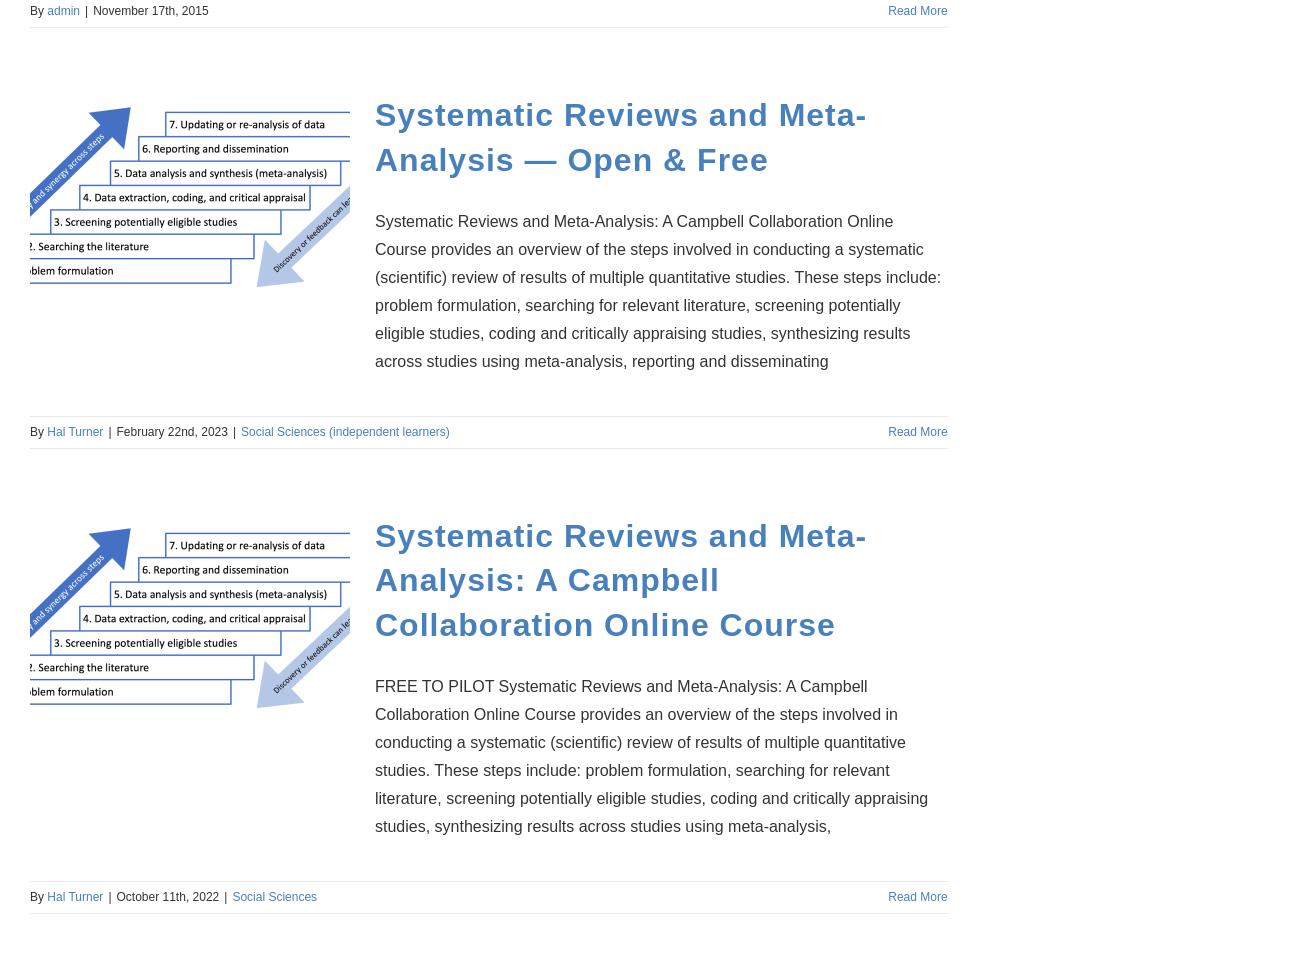 This screenshot has width=1300, height=972. What do you see at coordinates (167, 895) in the screenshot?
I see `'October 11th, 2022'` at bounding box center [167, 895].